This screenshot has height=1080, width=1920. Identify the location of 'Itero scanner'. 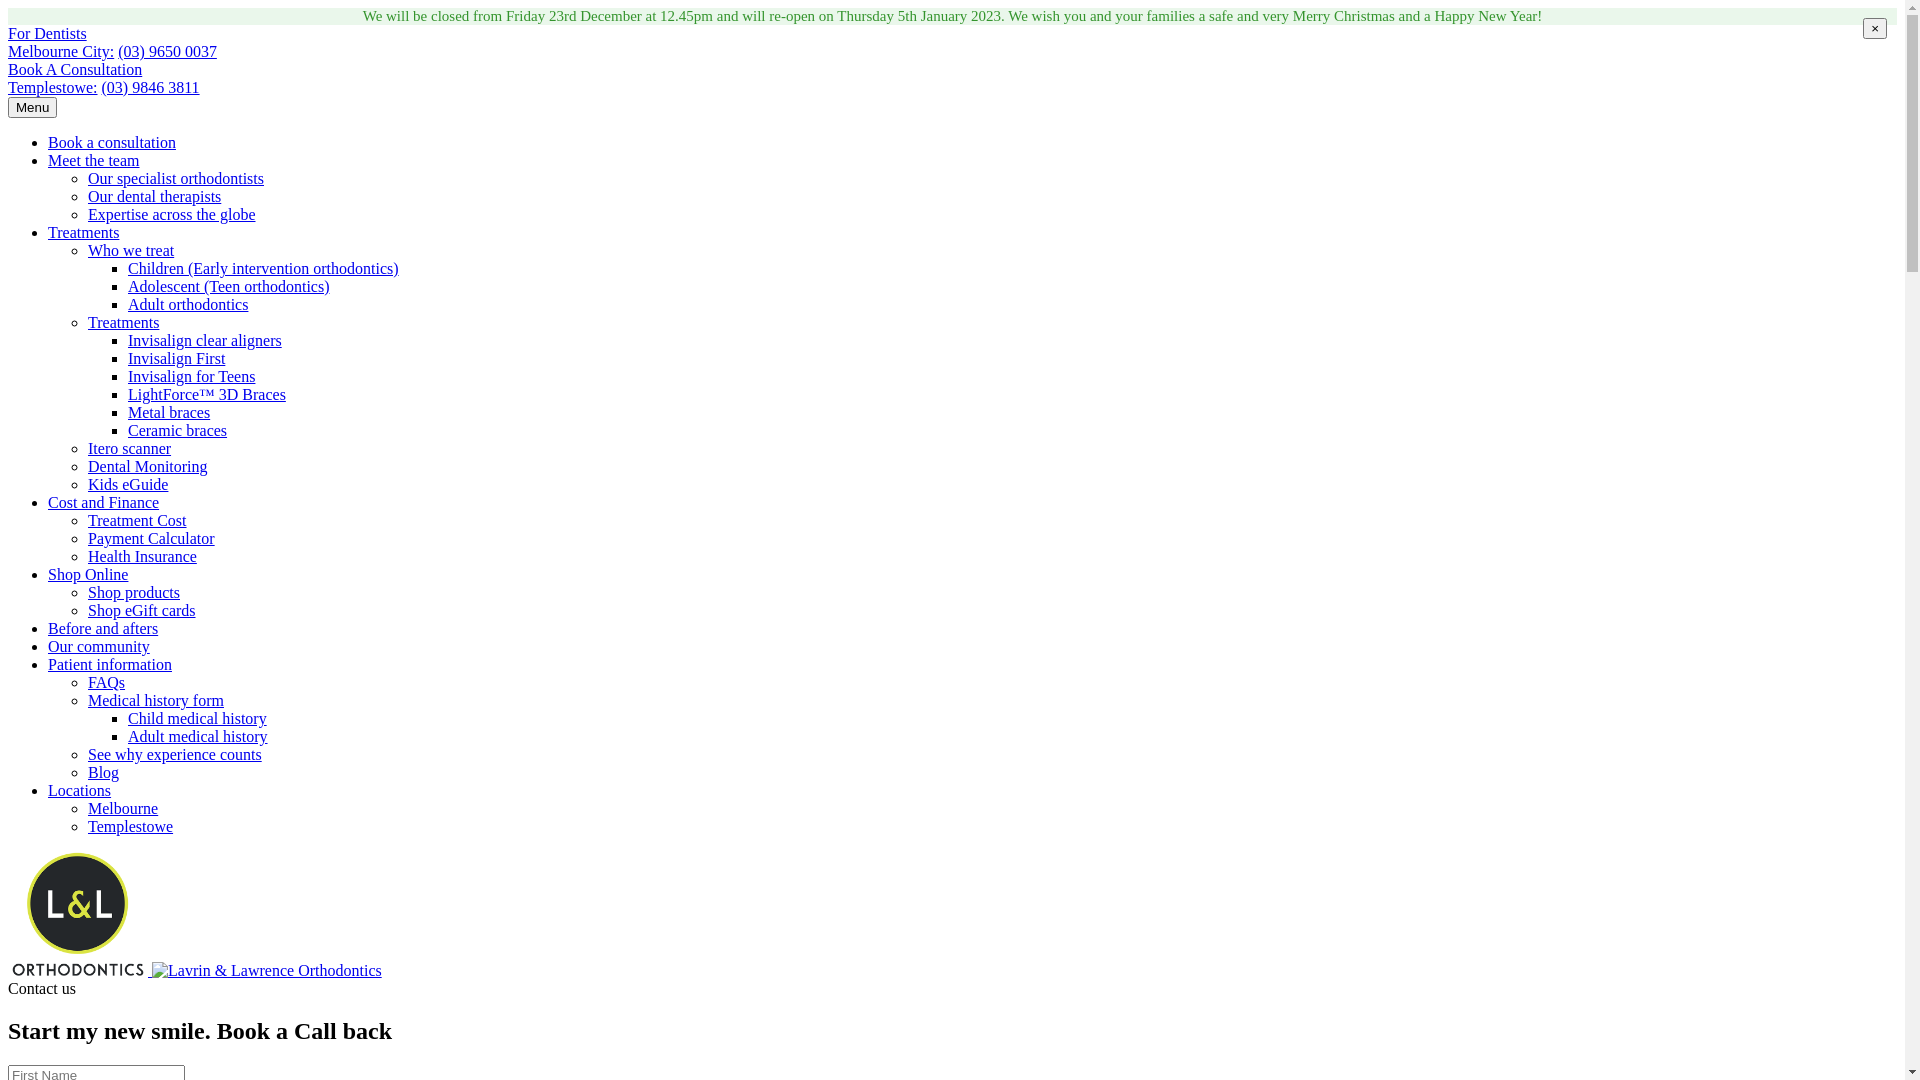
(128, 447).